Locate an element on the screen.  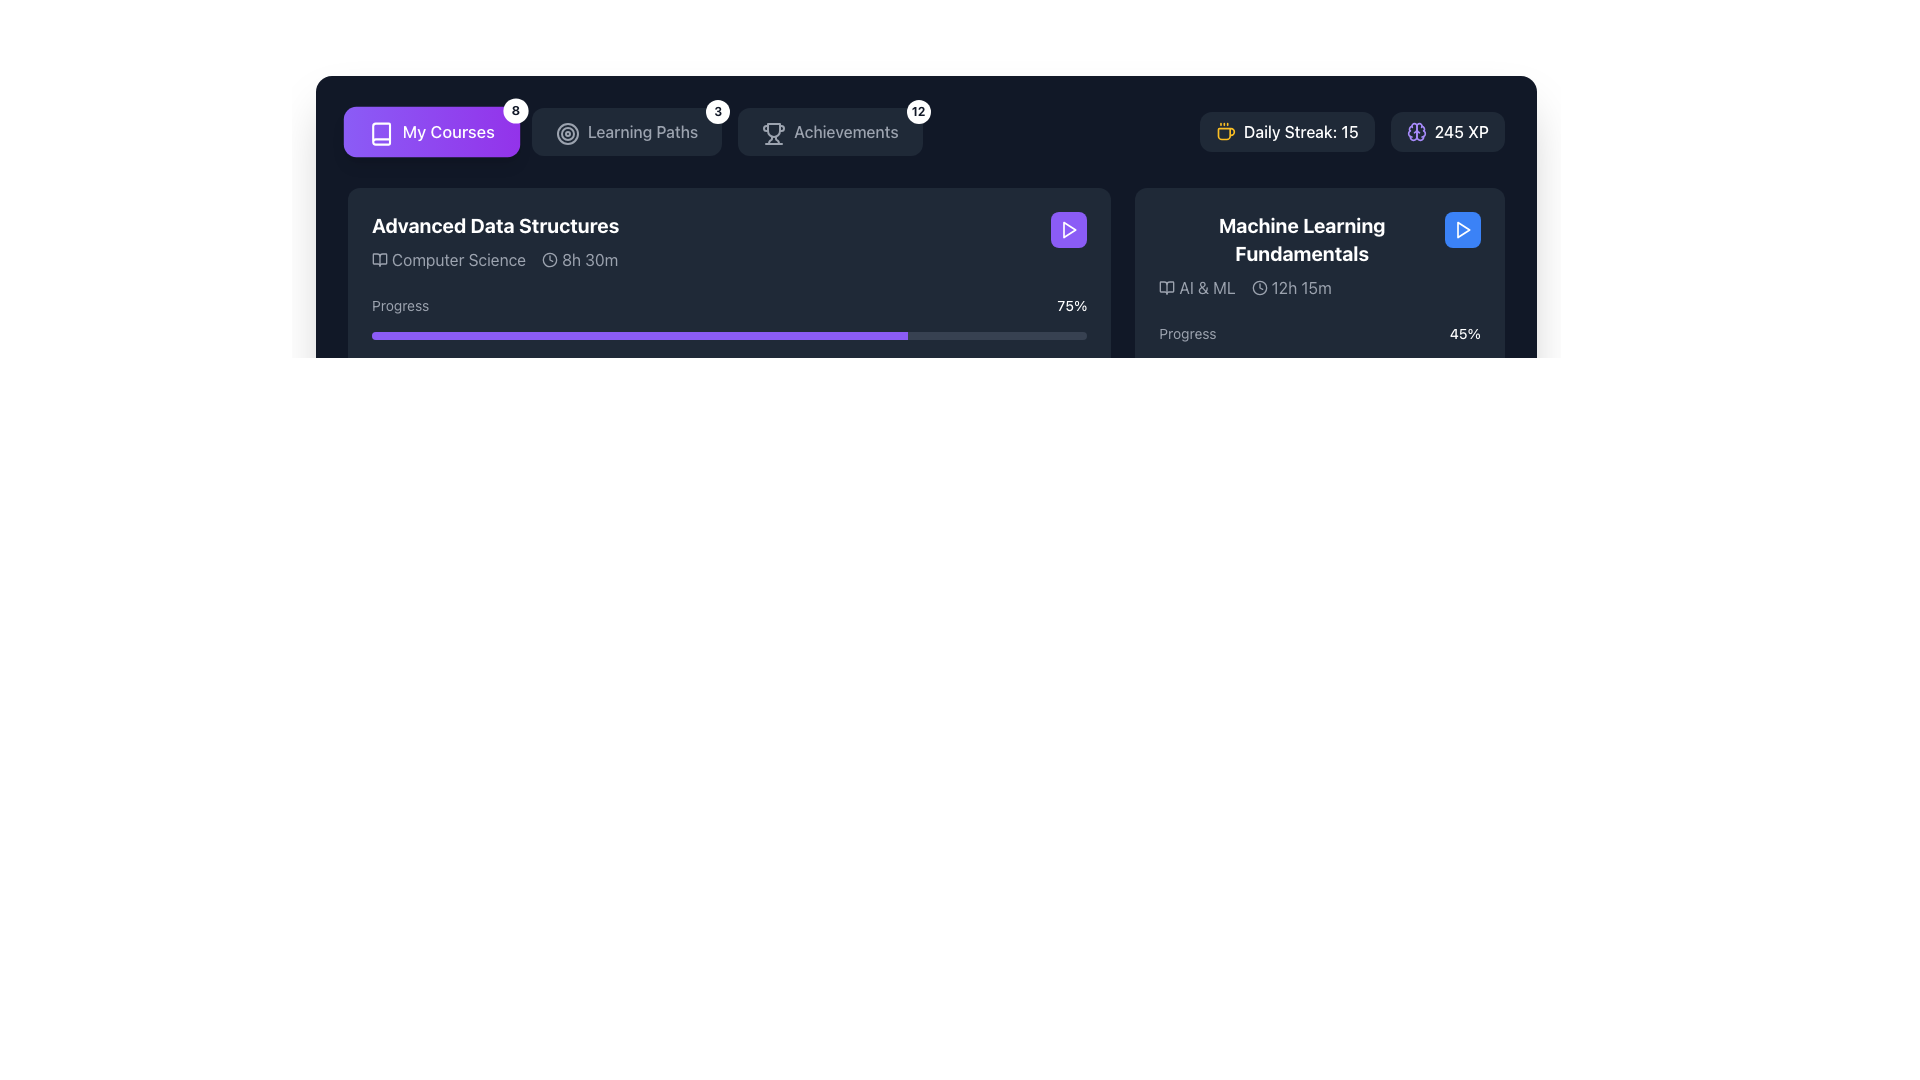
information displayed on the text label 'AI & ML 12h 15m', which is styled in gray and located below the title 'Machine Learning Fundamentals' is located at coordinates (1302, 288).